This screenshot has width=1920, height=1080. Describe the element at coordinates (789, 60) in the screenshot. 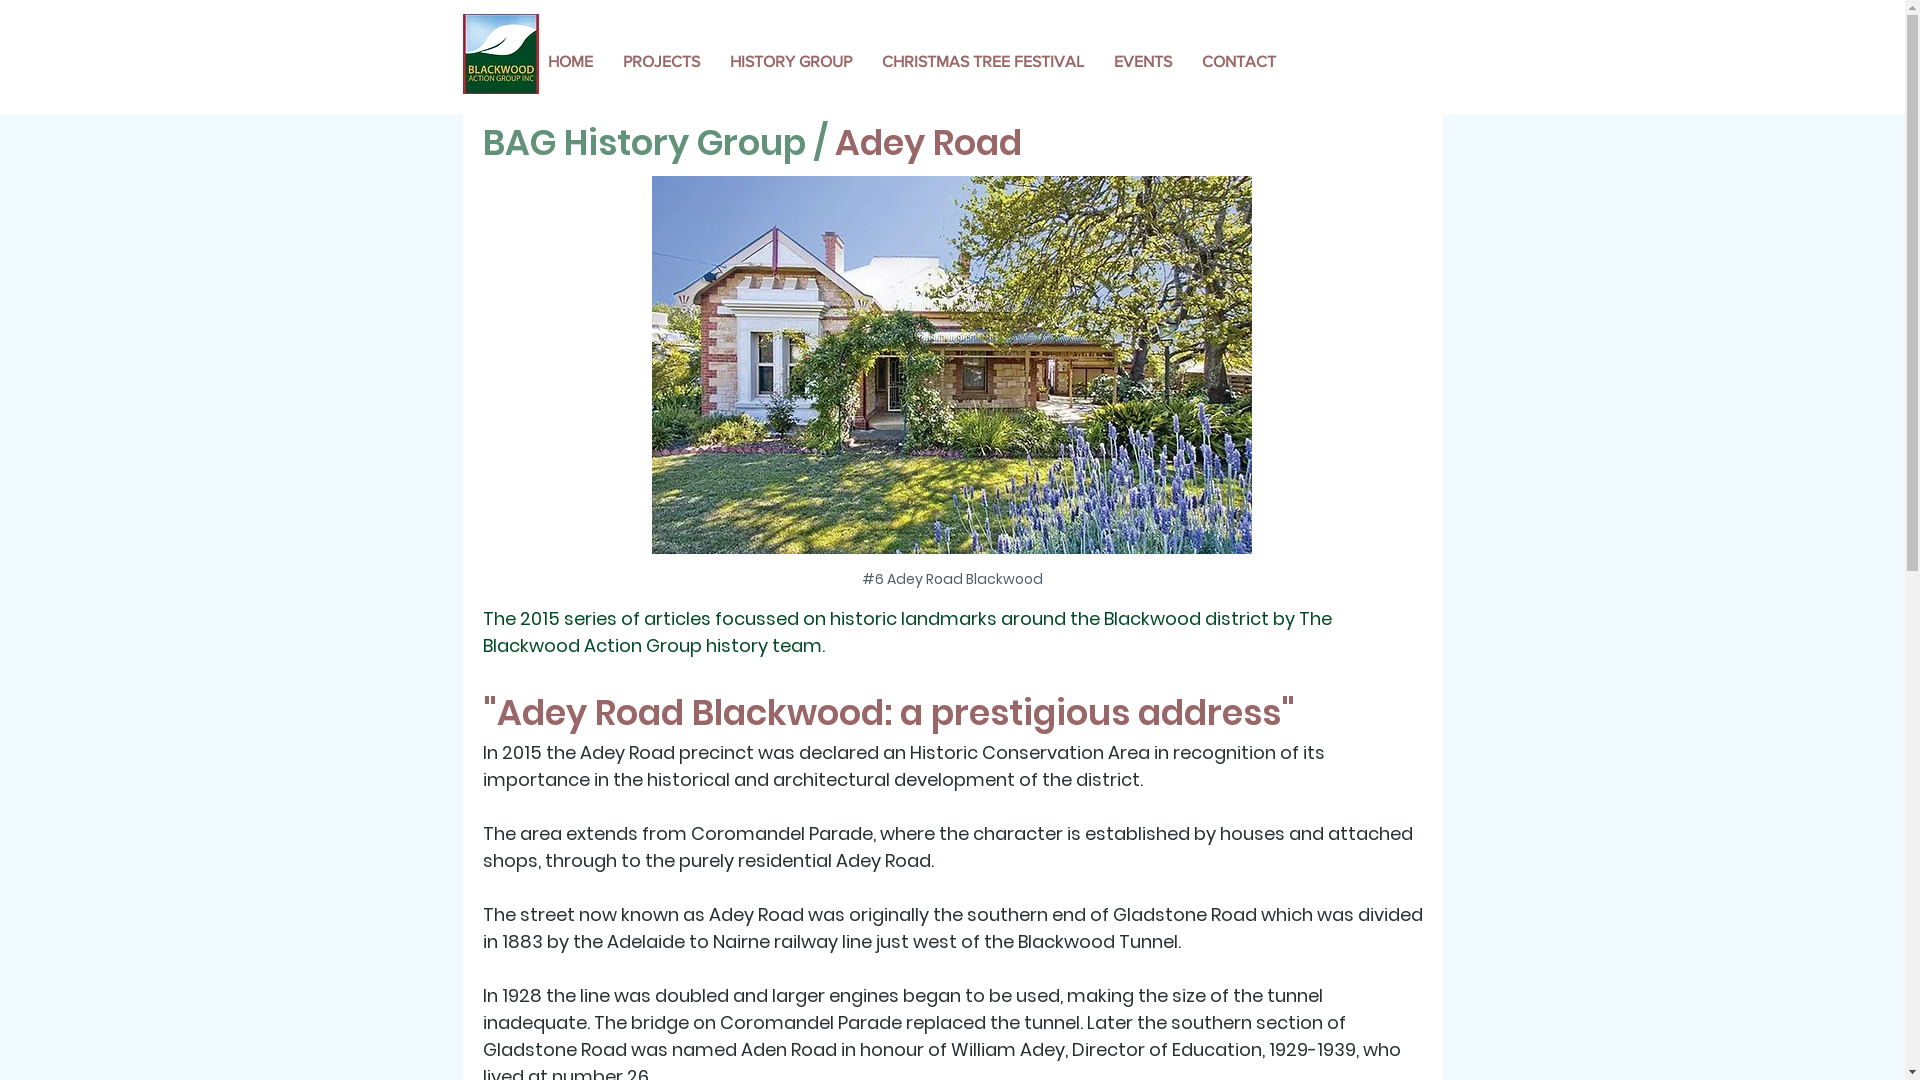

I see `'HISTORY GROUP'` at that location.